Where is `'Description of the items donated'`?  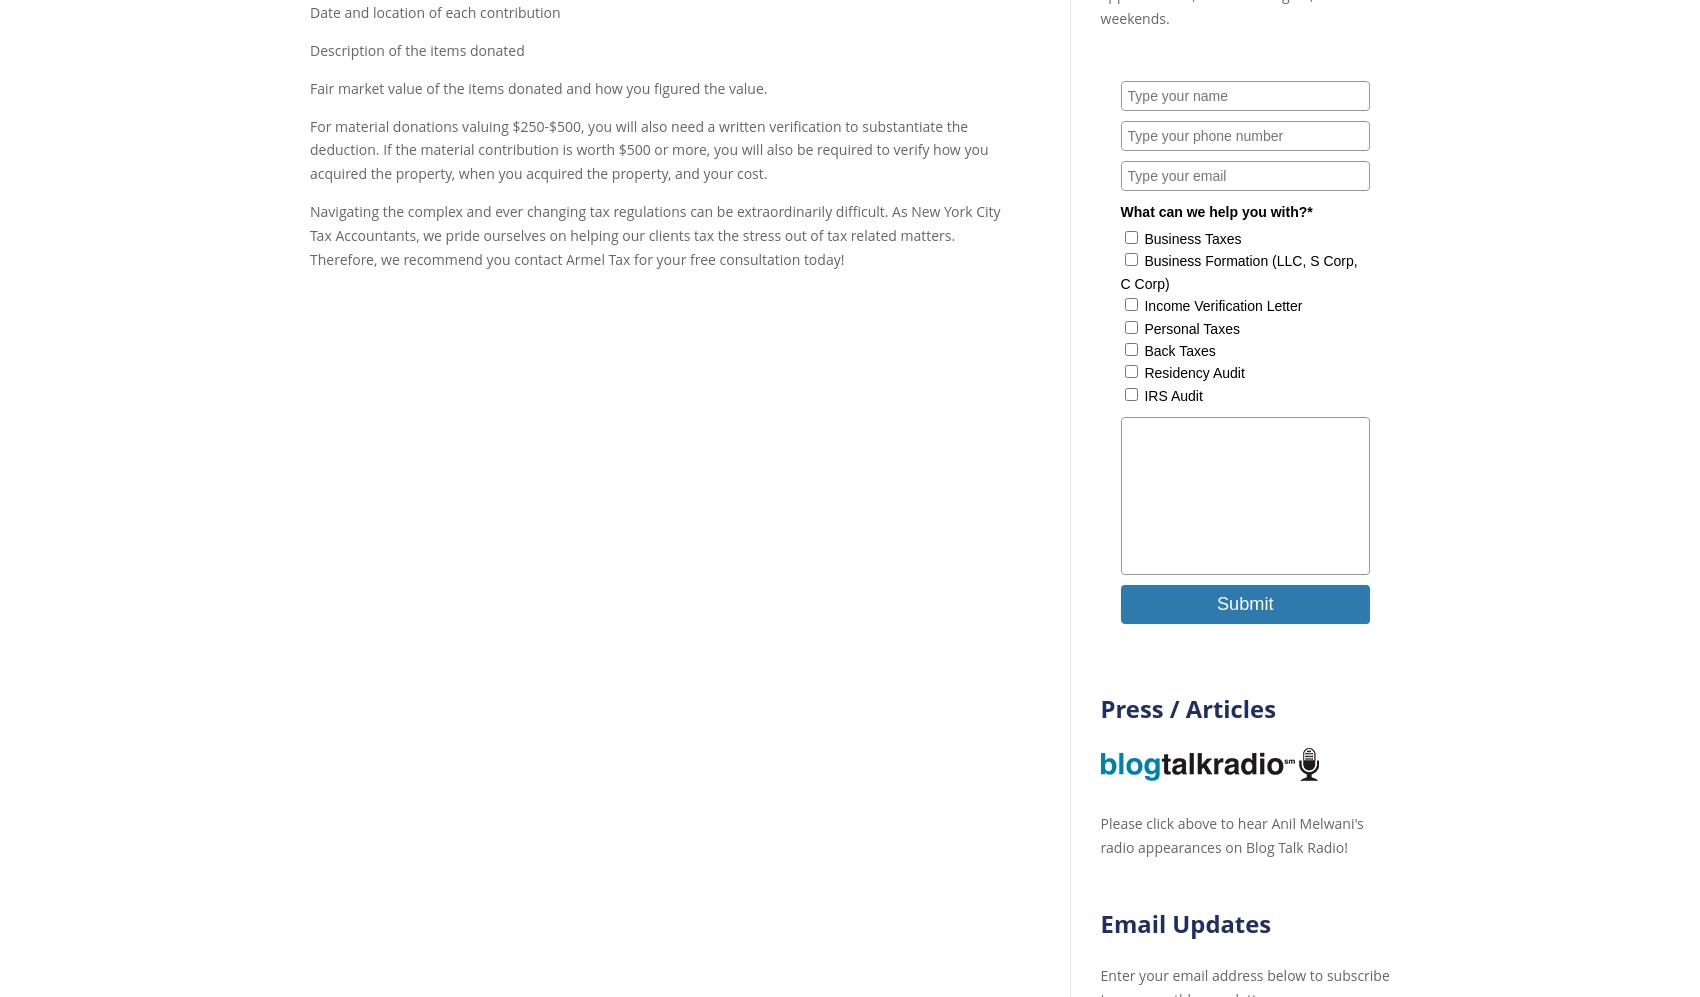
'Description of the items donated' is located at coordinates (416, 48).